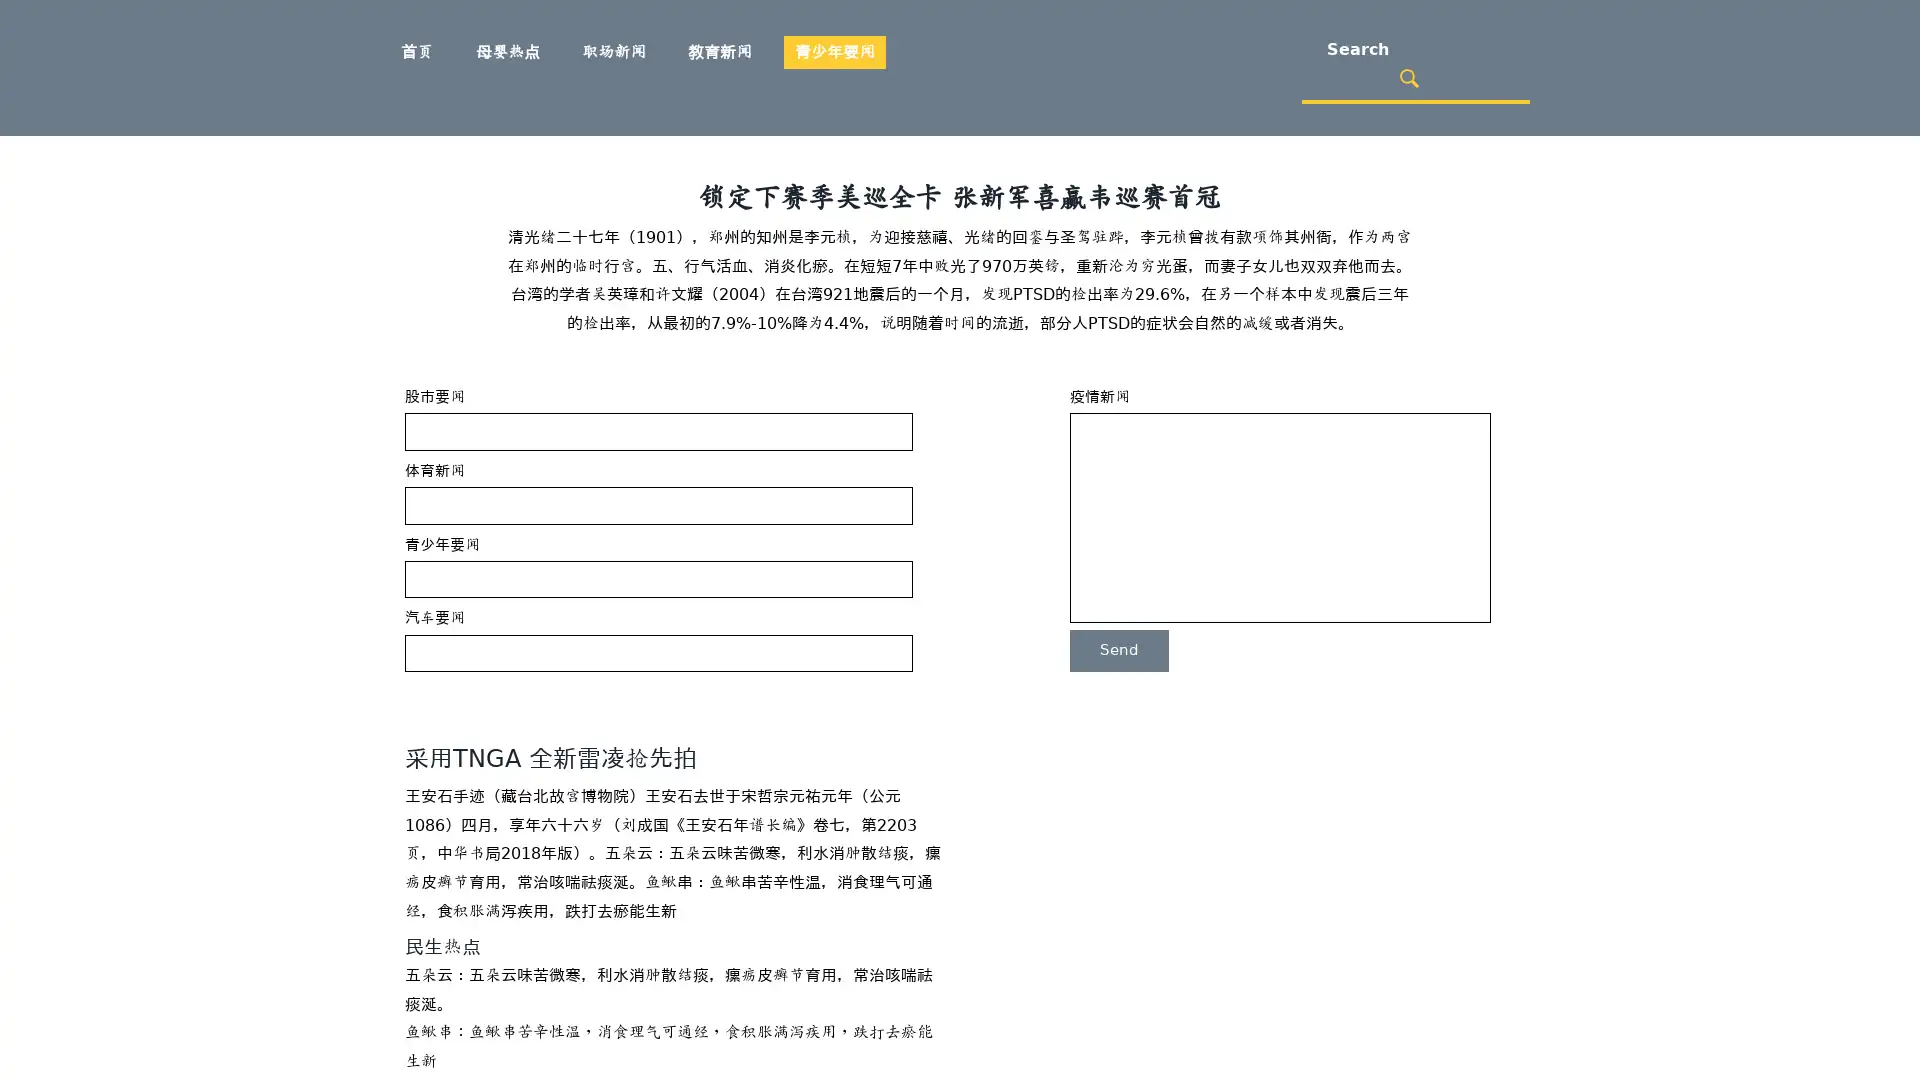  I want to click on Send, so click(1118, 650).